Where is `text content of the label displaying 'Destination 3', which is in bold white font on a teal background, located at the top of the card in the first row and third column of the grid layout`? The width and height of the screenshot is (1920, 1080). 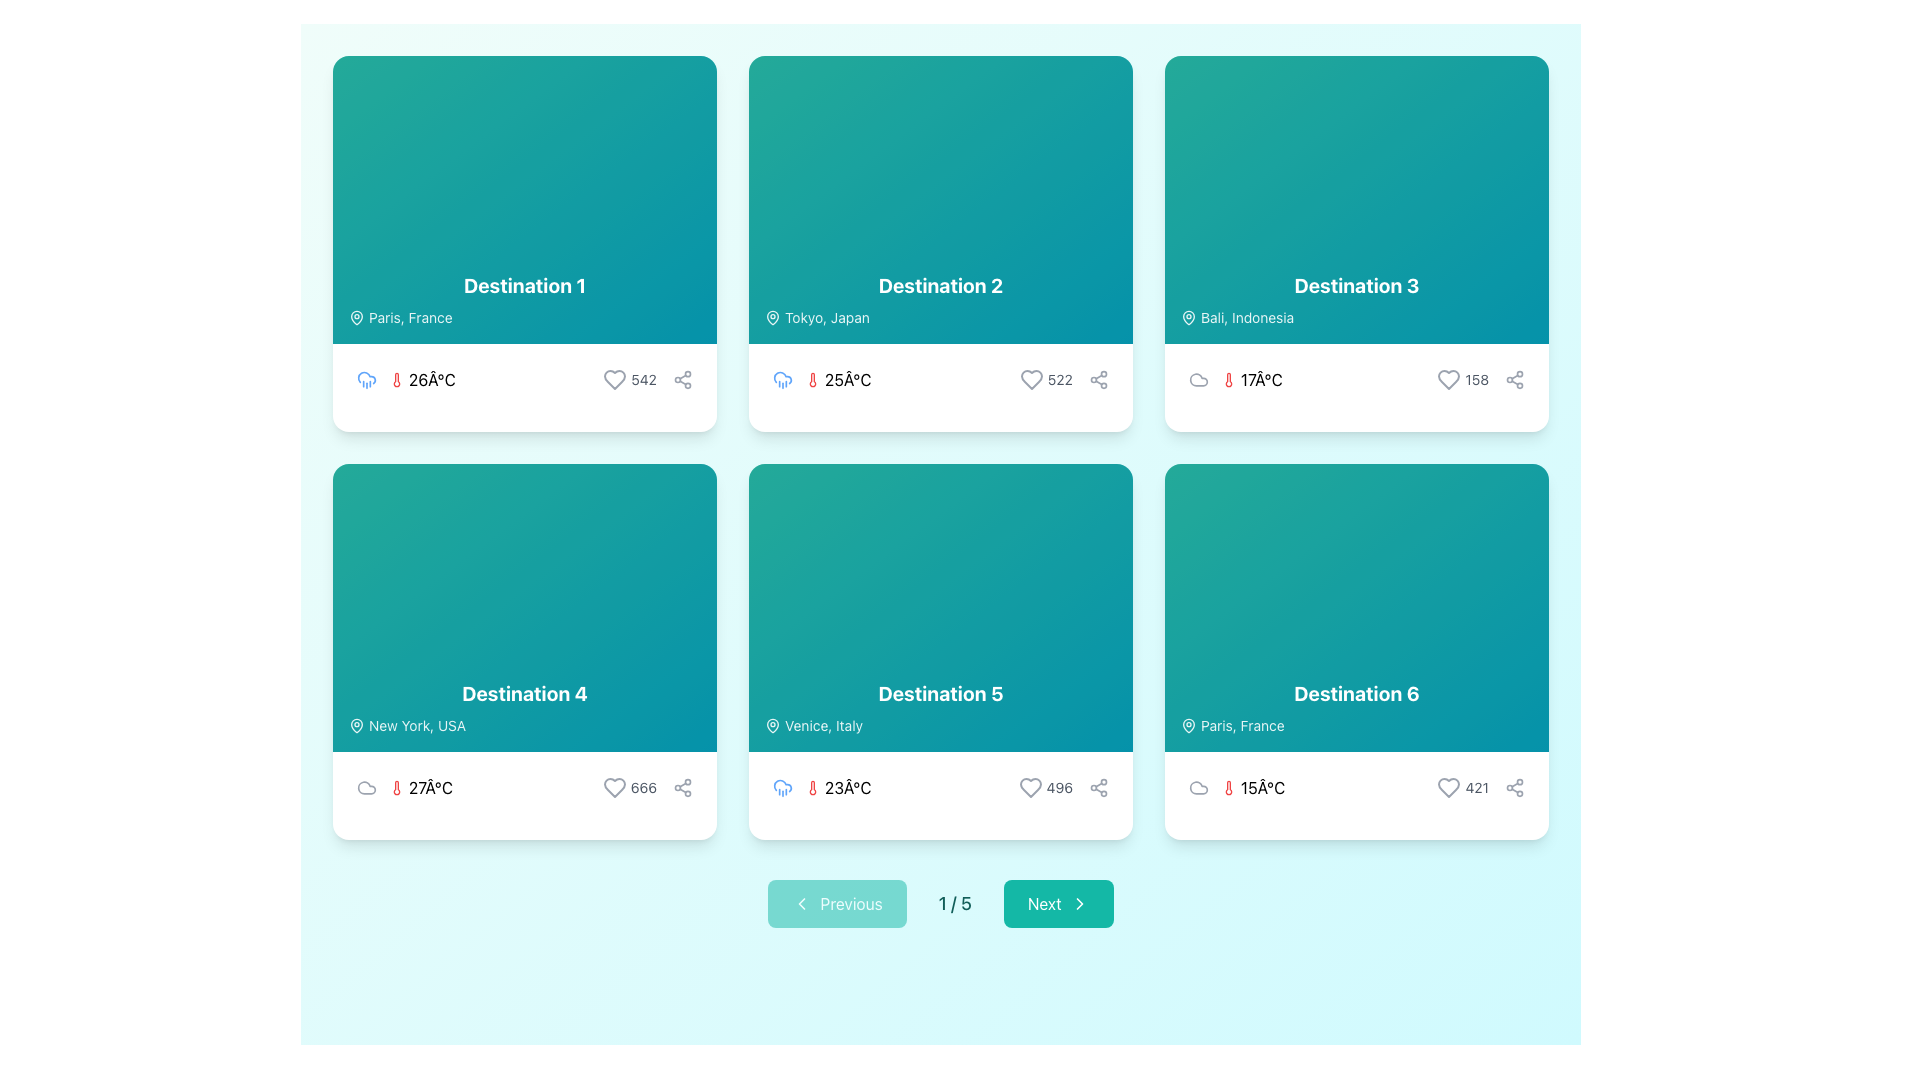
text content of the label displaying 'Destination 3', which is in bold white font on a teal background, located at the top of the card in the first row and third column of the grid layout is located at coordinates (1357, 285).